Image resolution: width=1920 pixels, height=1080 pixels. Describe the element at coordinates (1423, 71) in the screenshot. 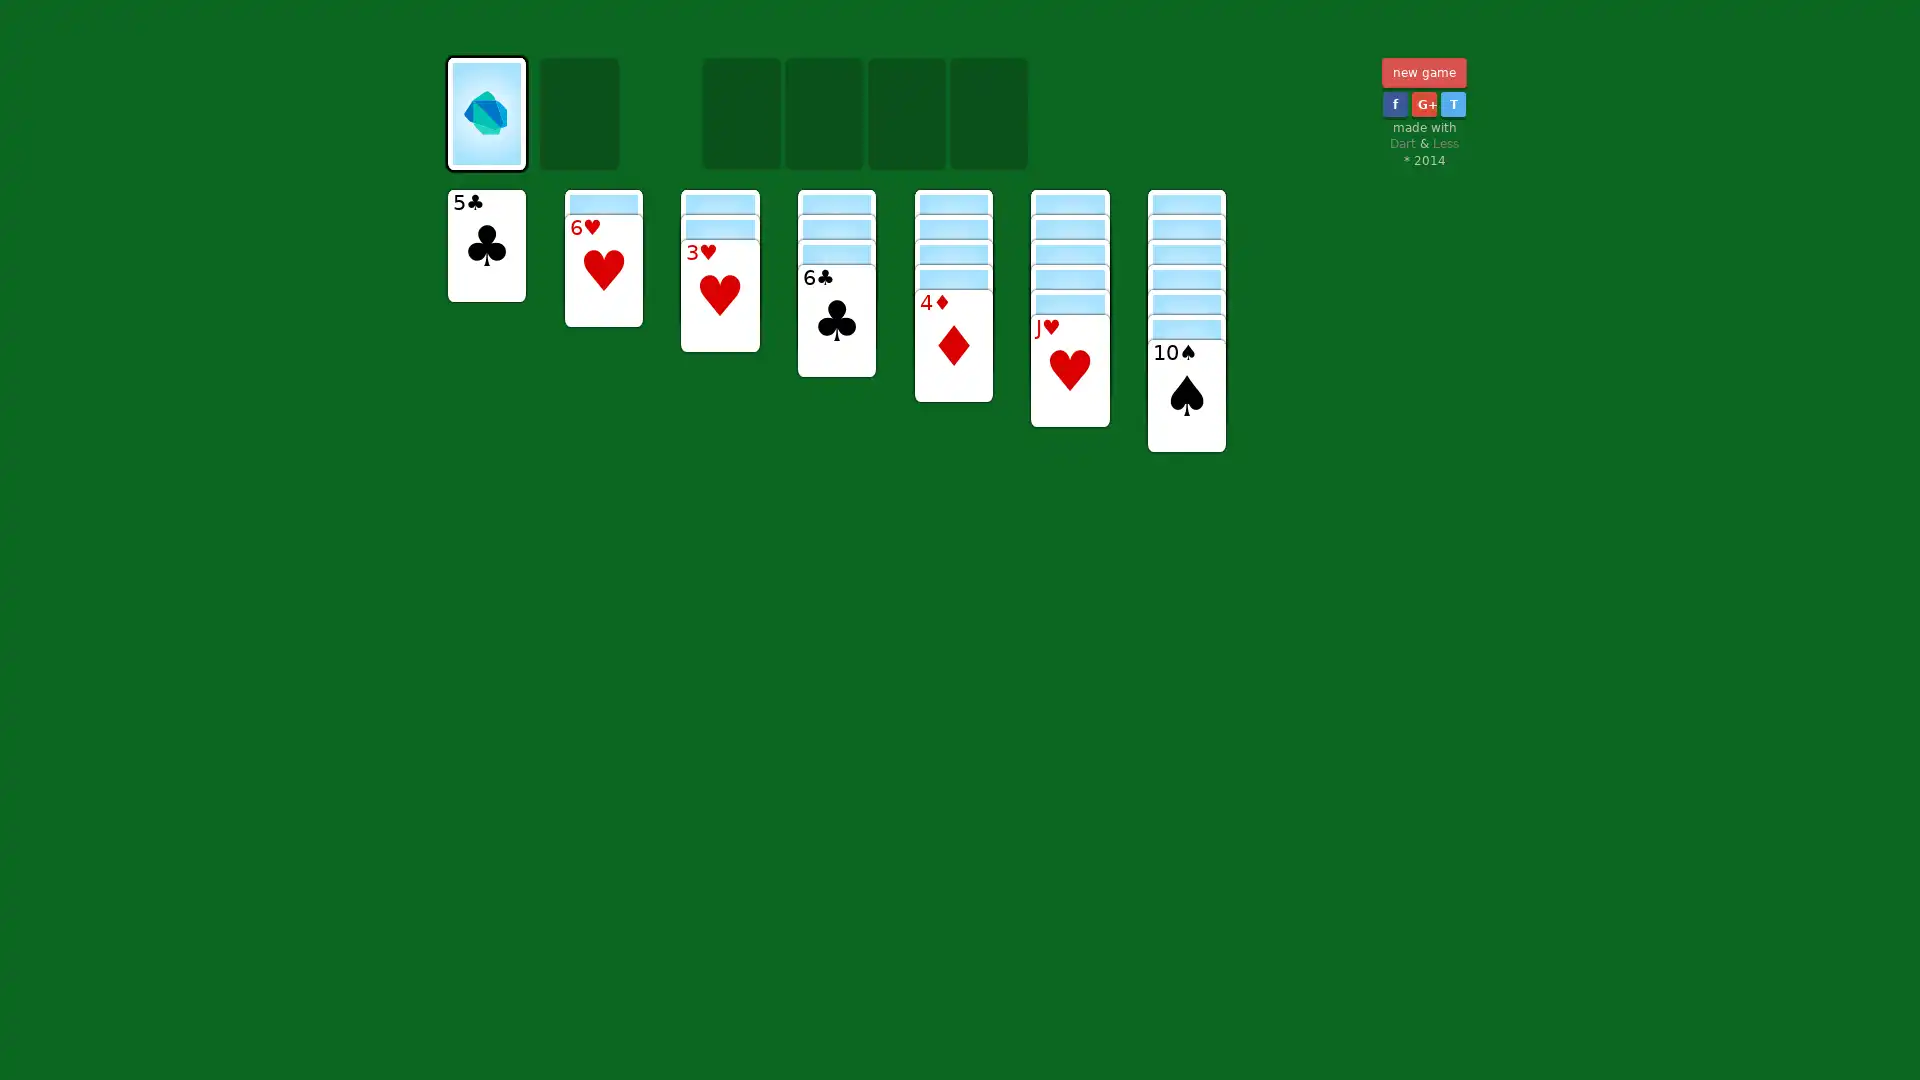

I see `new game` at that location.